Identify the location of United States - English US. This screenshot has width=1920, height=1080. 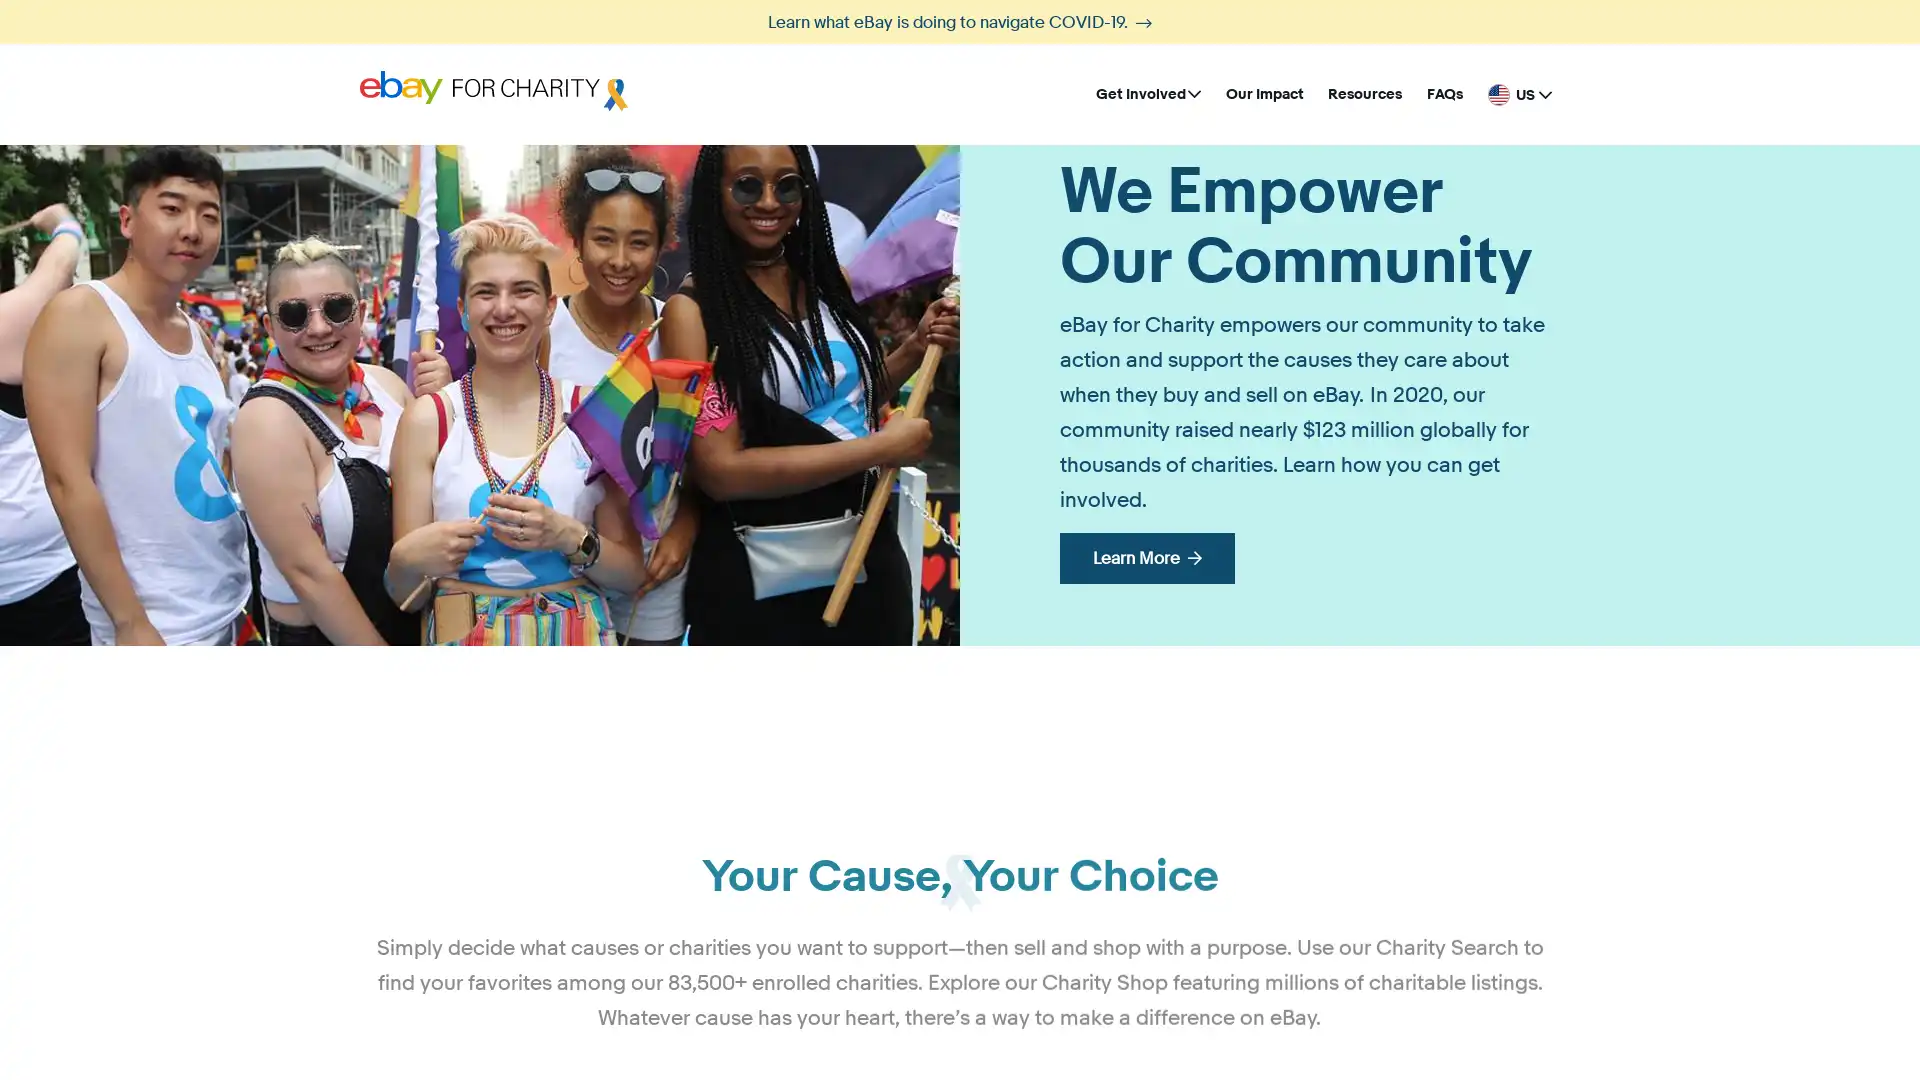
(1518, 93).